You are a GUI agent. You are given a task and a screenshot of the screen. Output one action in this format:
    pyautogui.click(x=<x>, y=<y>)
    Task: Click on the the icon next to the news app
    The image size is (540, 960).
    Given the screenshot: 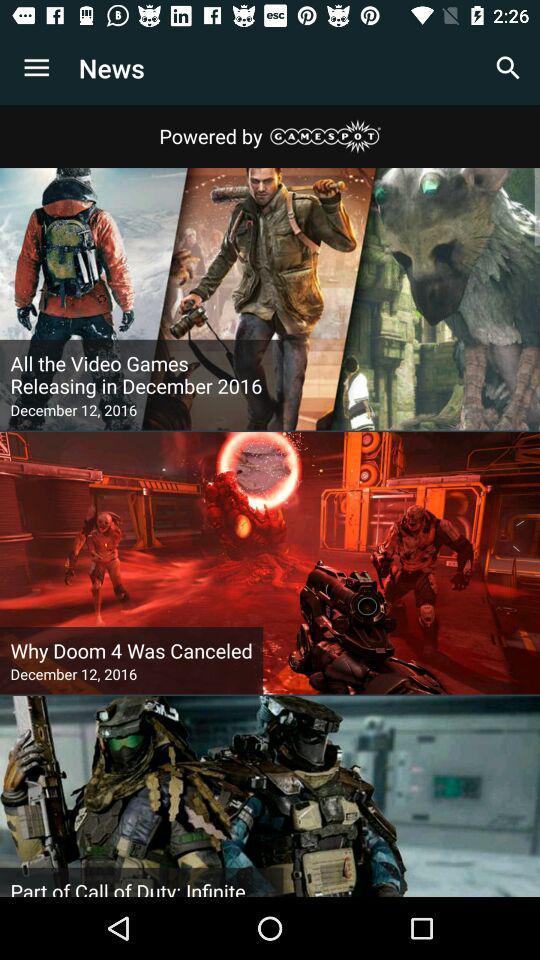 What is the action you would take?
    pyautogui.click(x=36, y=68)
    